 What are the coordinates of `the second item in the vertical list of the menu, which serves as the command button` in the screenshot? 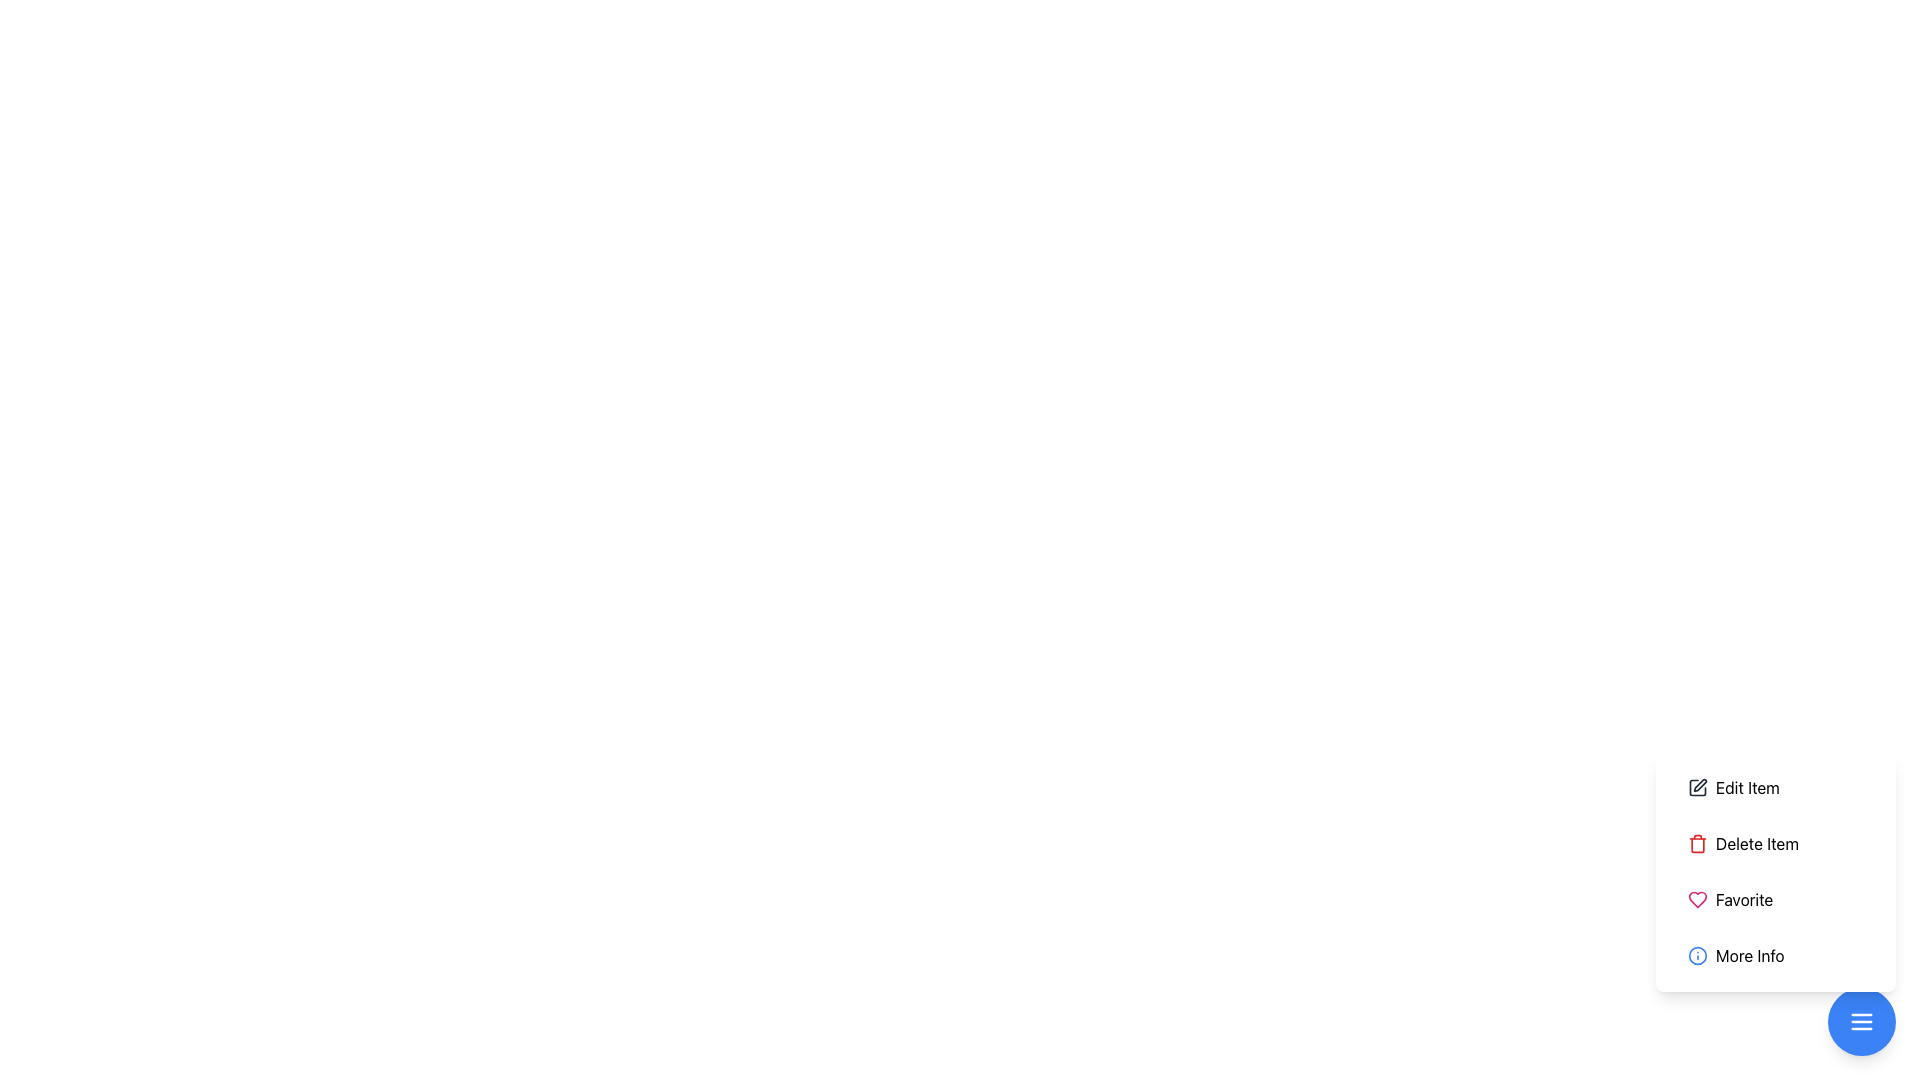 It's located at (1755, 844).